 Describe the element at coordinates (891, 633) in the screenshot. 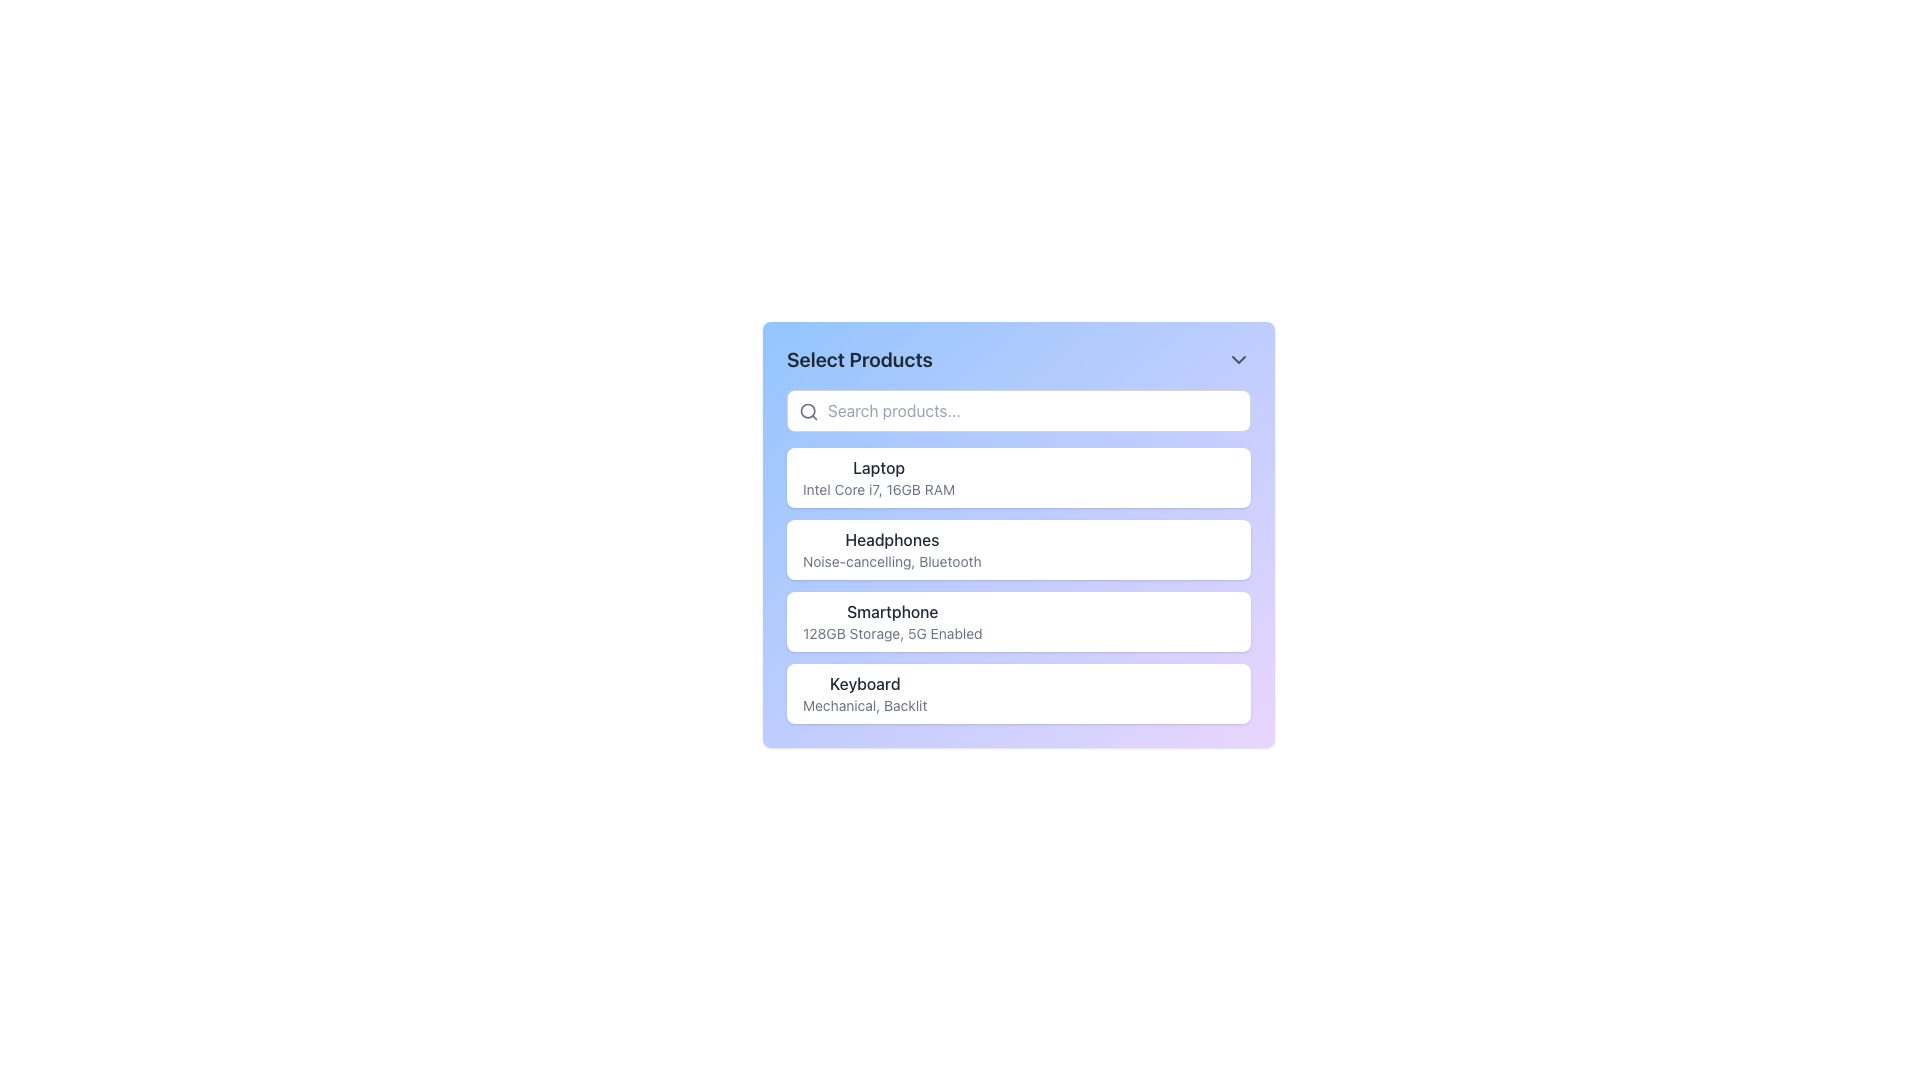

I see `the informational text label that describes the specifications of the Smartphone product, located directly below the title 'Smartphone'` at that location.